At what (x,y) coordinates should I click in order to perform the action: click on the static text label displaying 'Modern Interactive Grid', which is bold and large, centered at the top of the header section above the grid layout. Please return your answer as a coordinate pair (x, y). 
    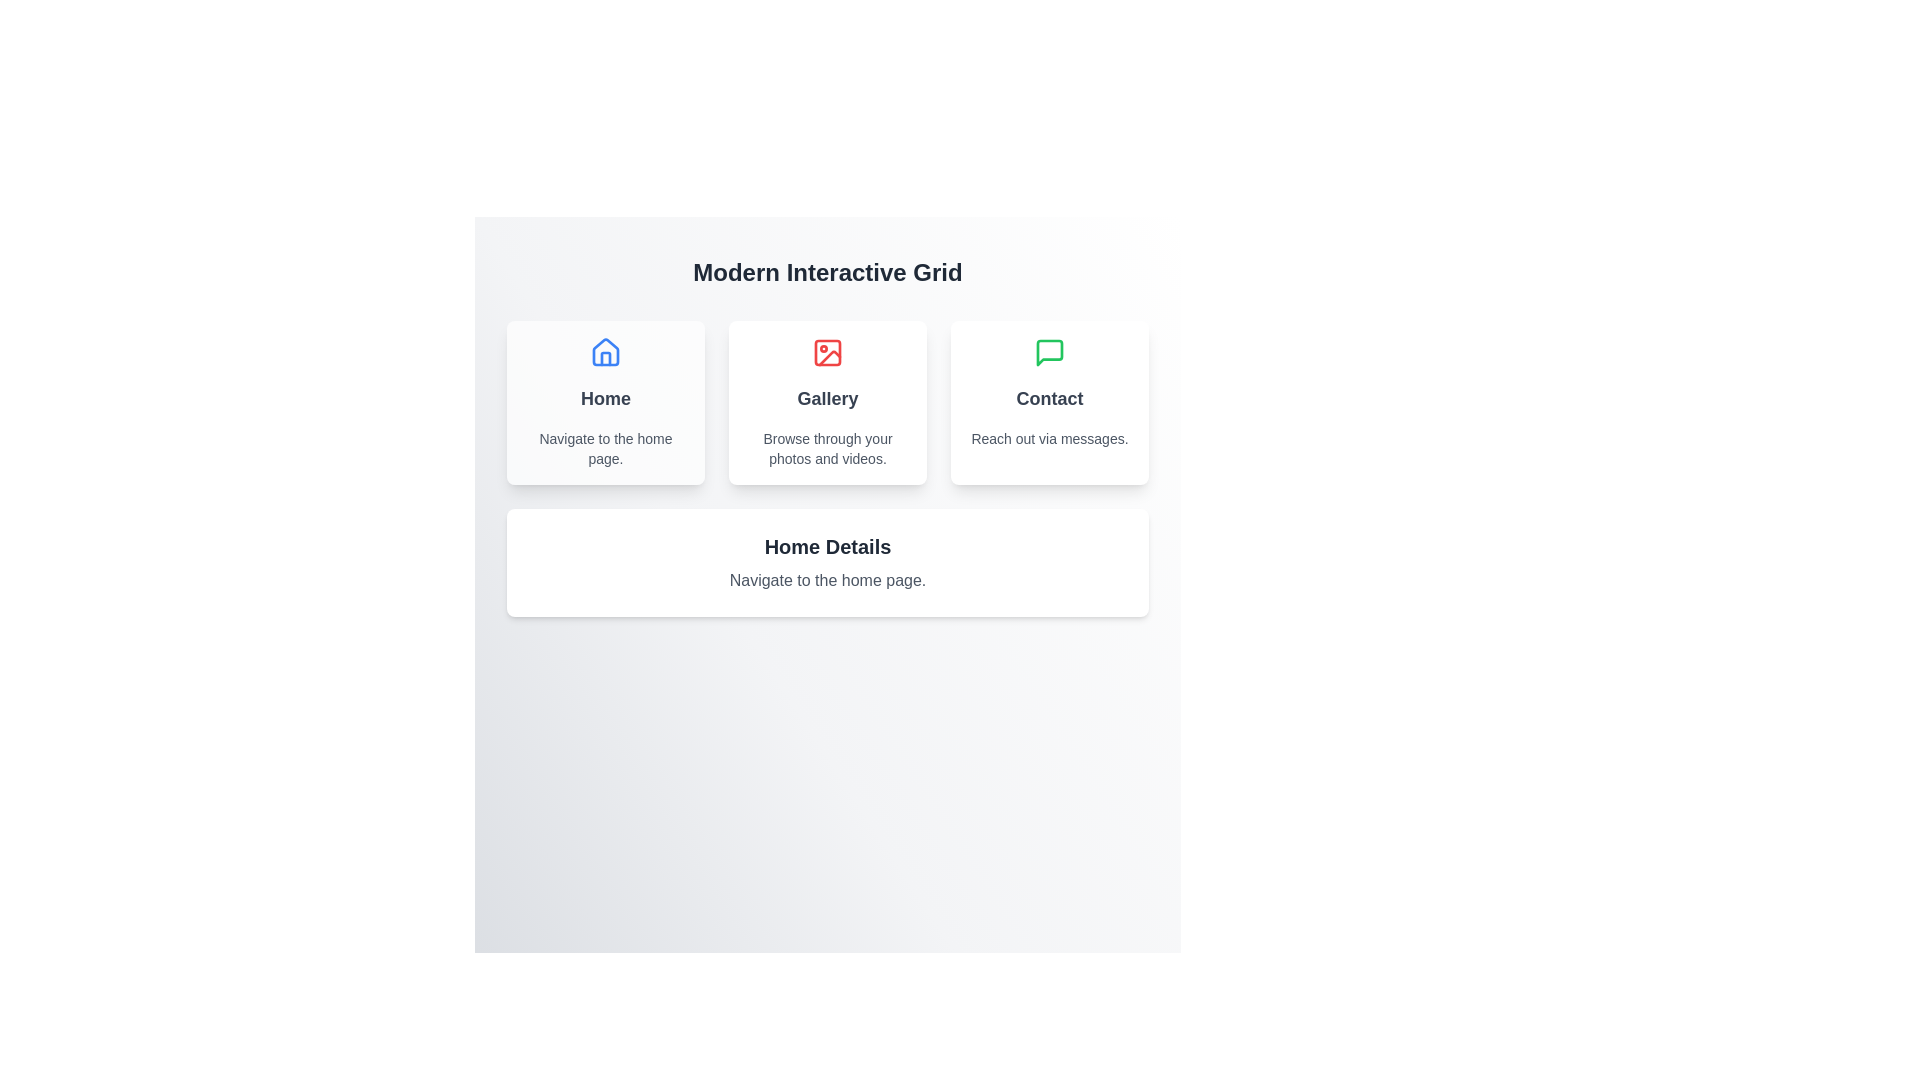
    Looking at the image, I should click on (828, 273).